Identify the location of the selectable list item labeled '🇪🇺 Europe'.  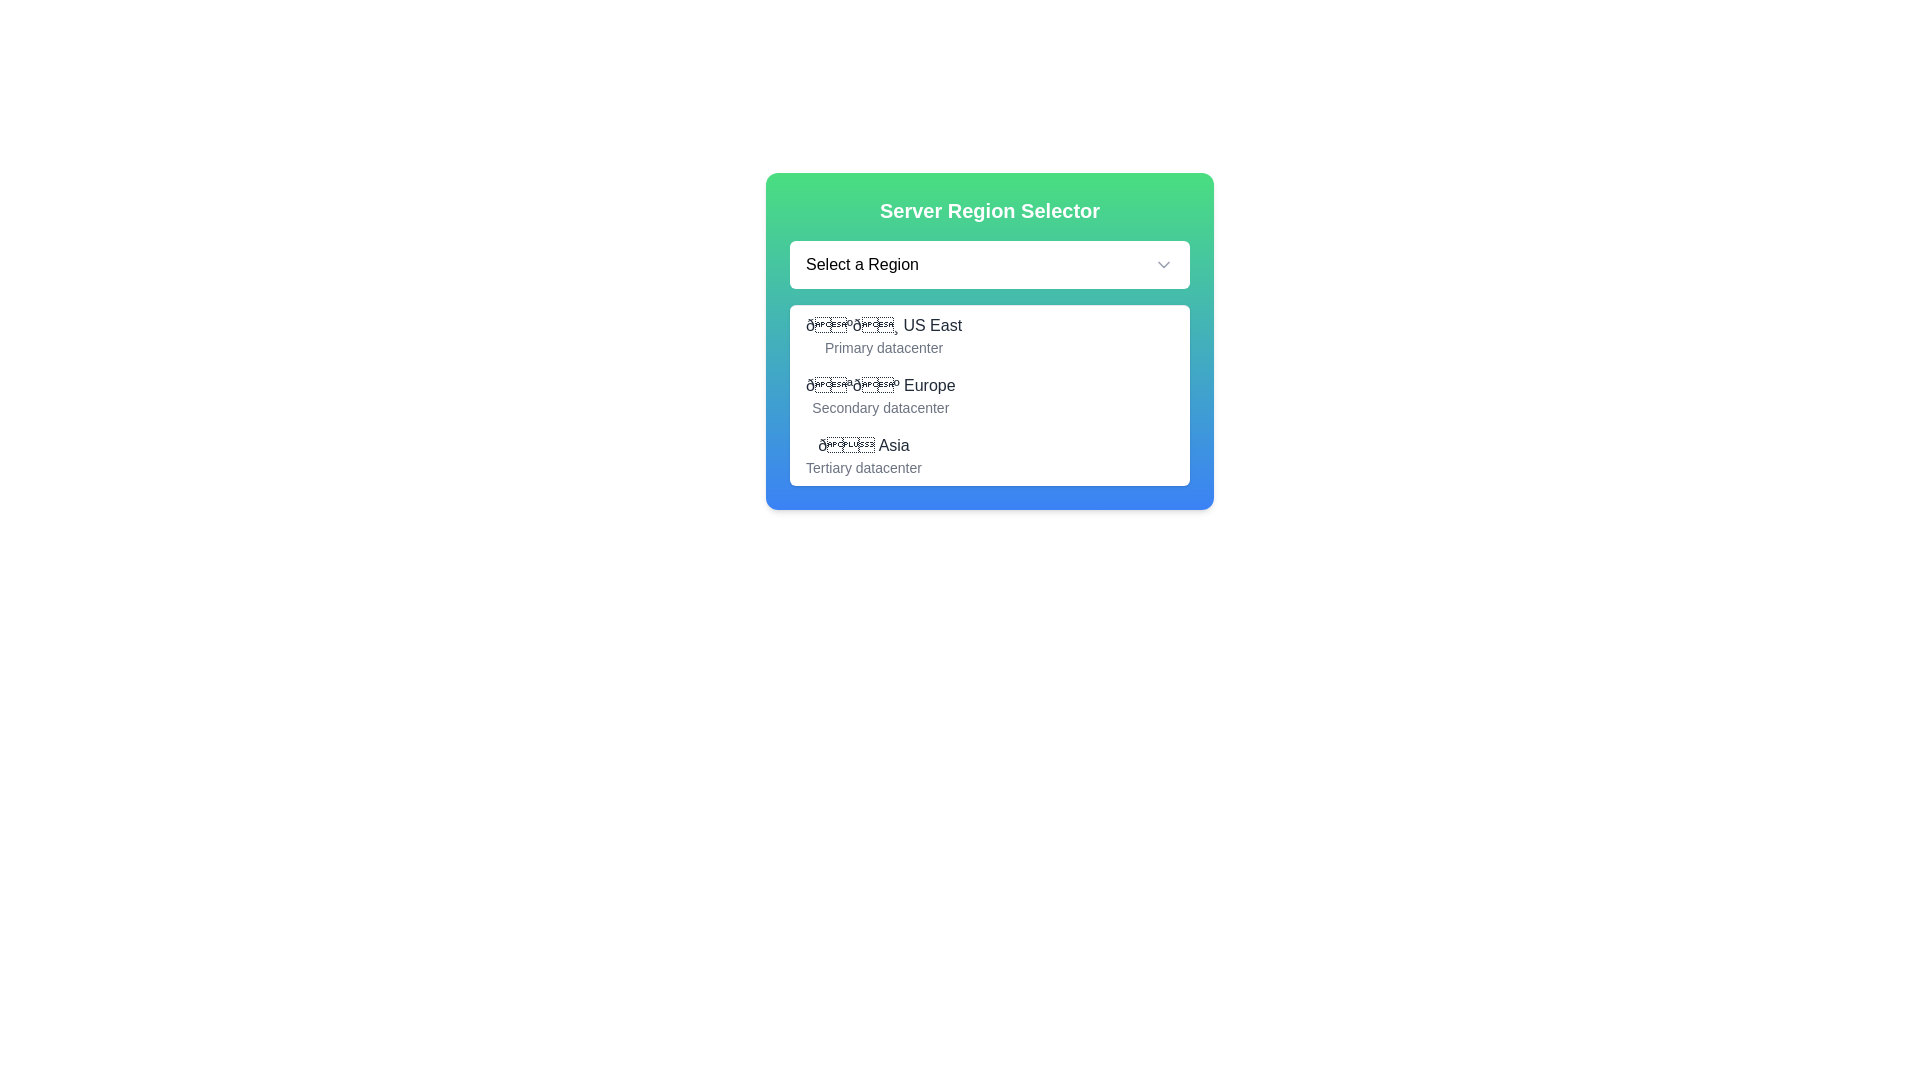
(989, 396).